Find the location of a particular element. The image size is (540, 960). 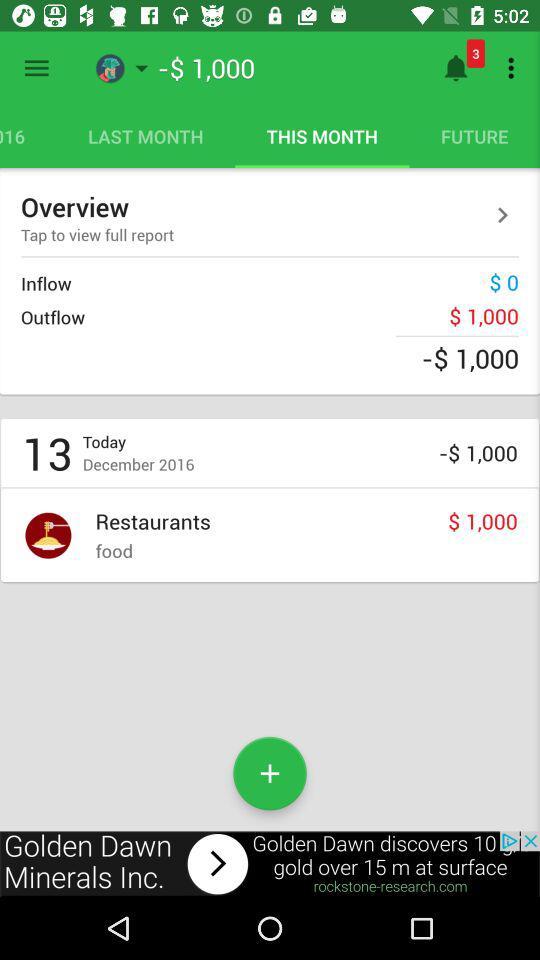

the button right to the menu bar is located at coordinates (141, 68).